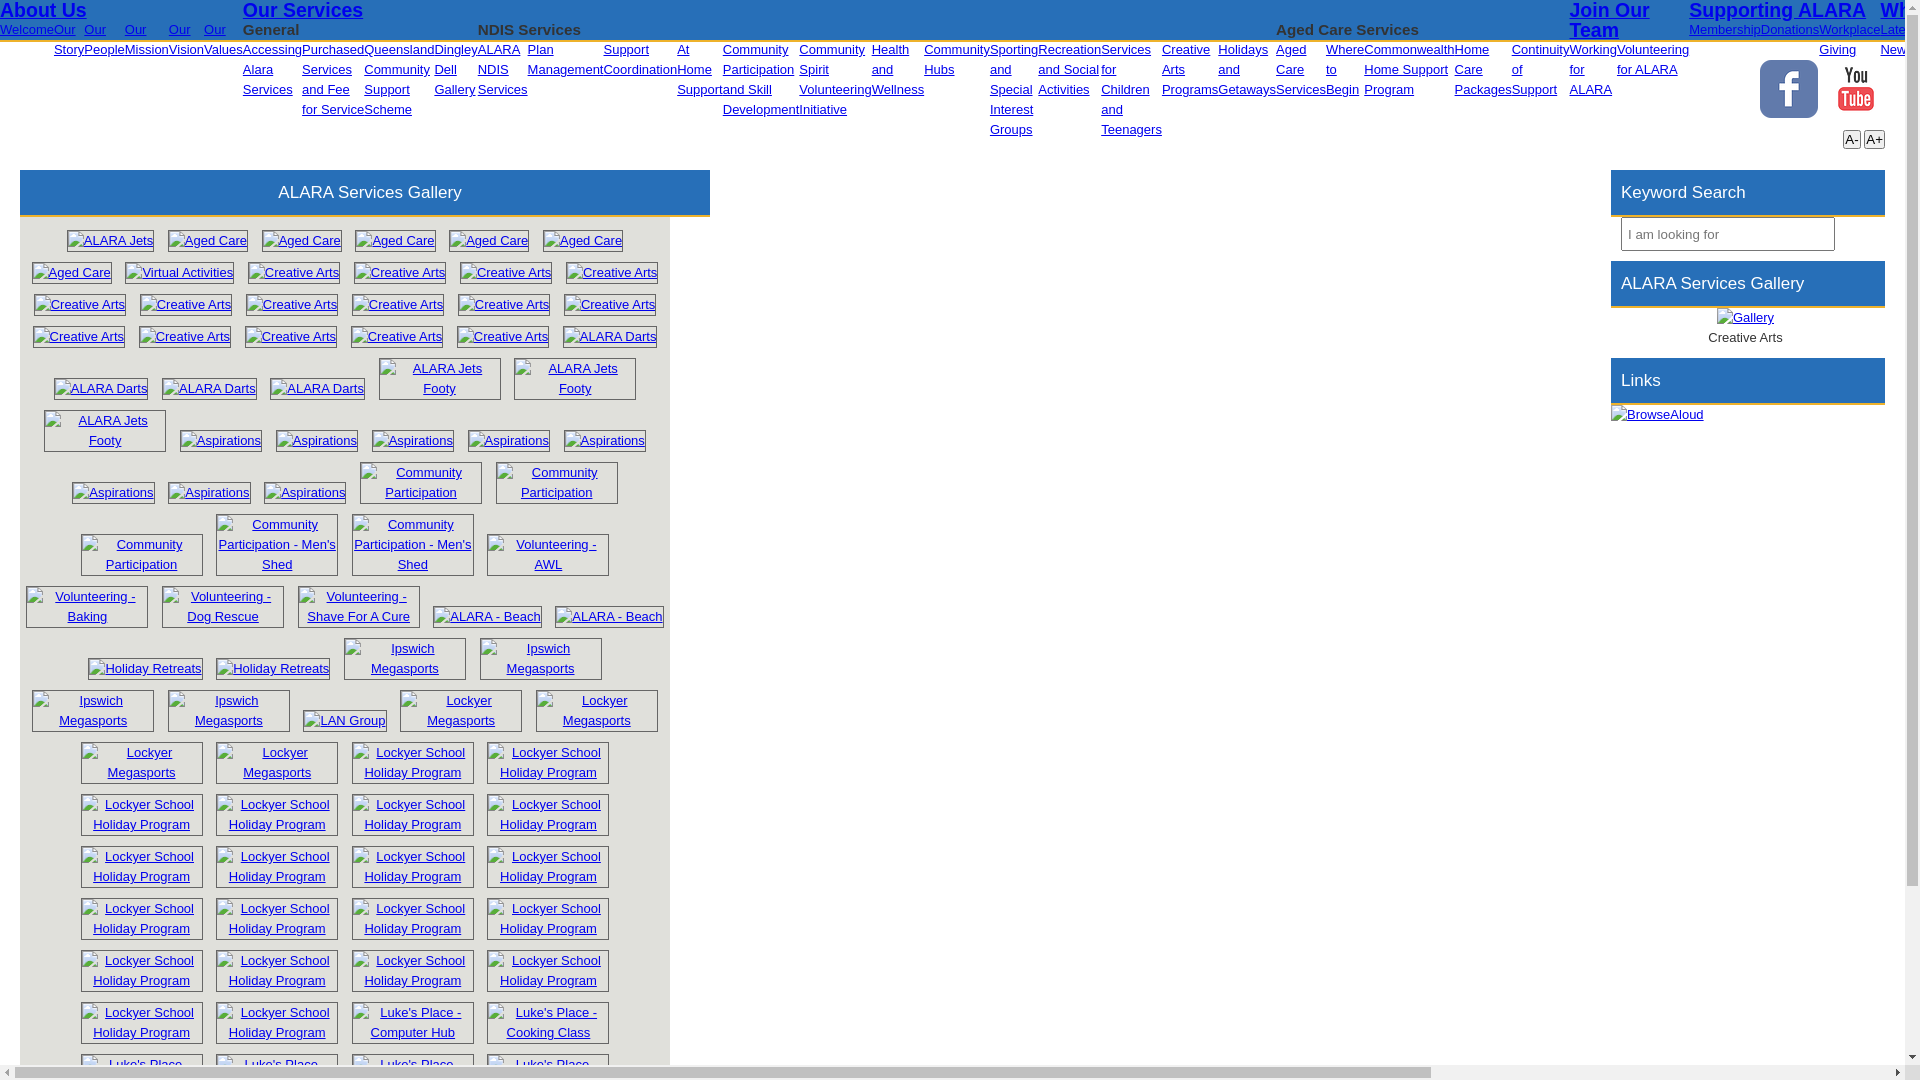 Image resolution: width=1920 pixels, height=1080 pixels. Describe the element at coordinates (85, 605) in the screenshot. I see `'Volunteering - Baking'` at that location.